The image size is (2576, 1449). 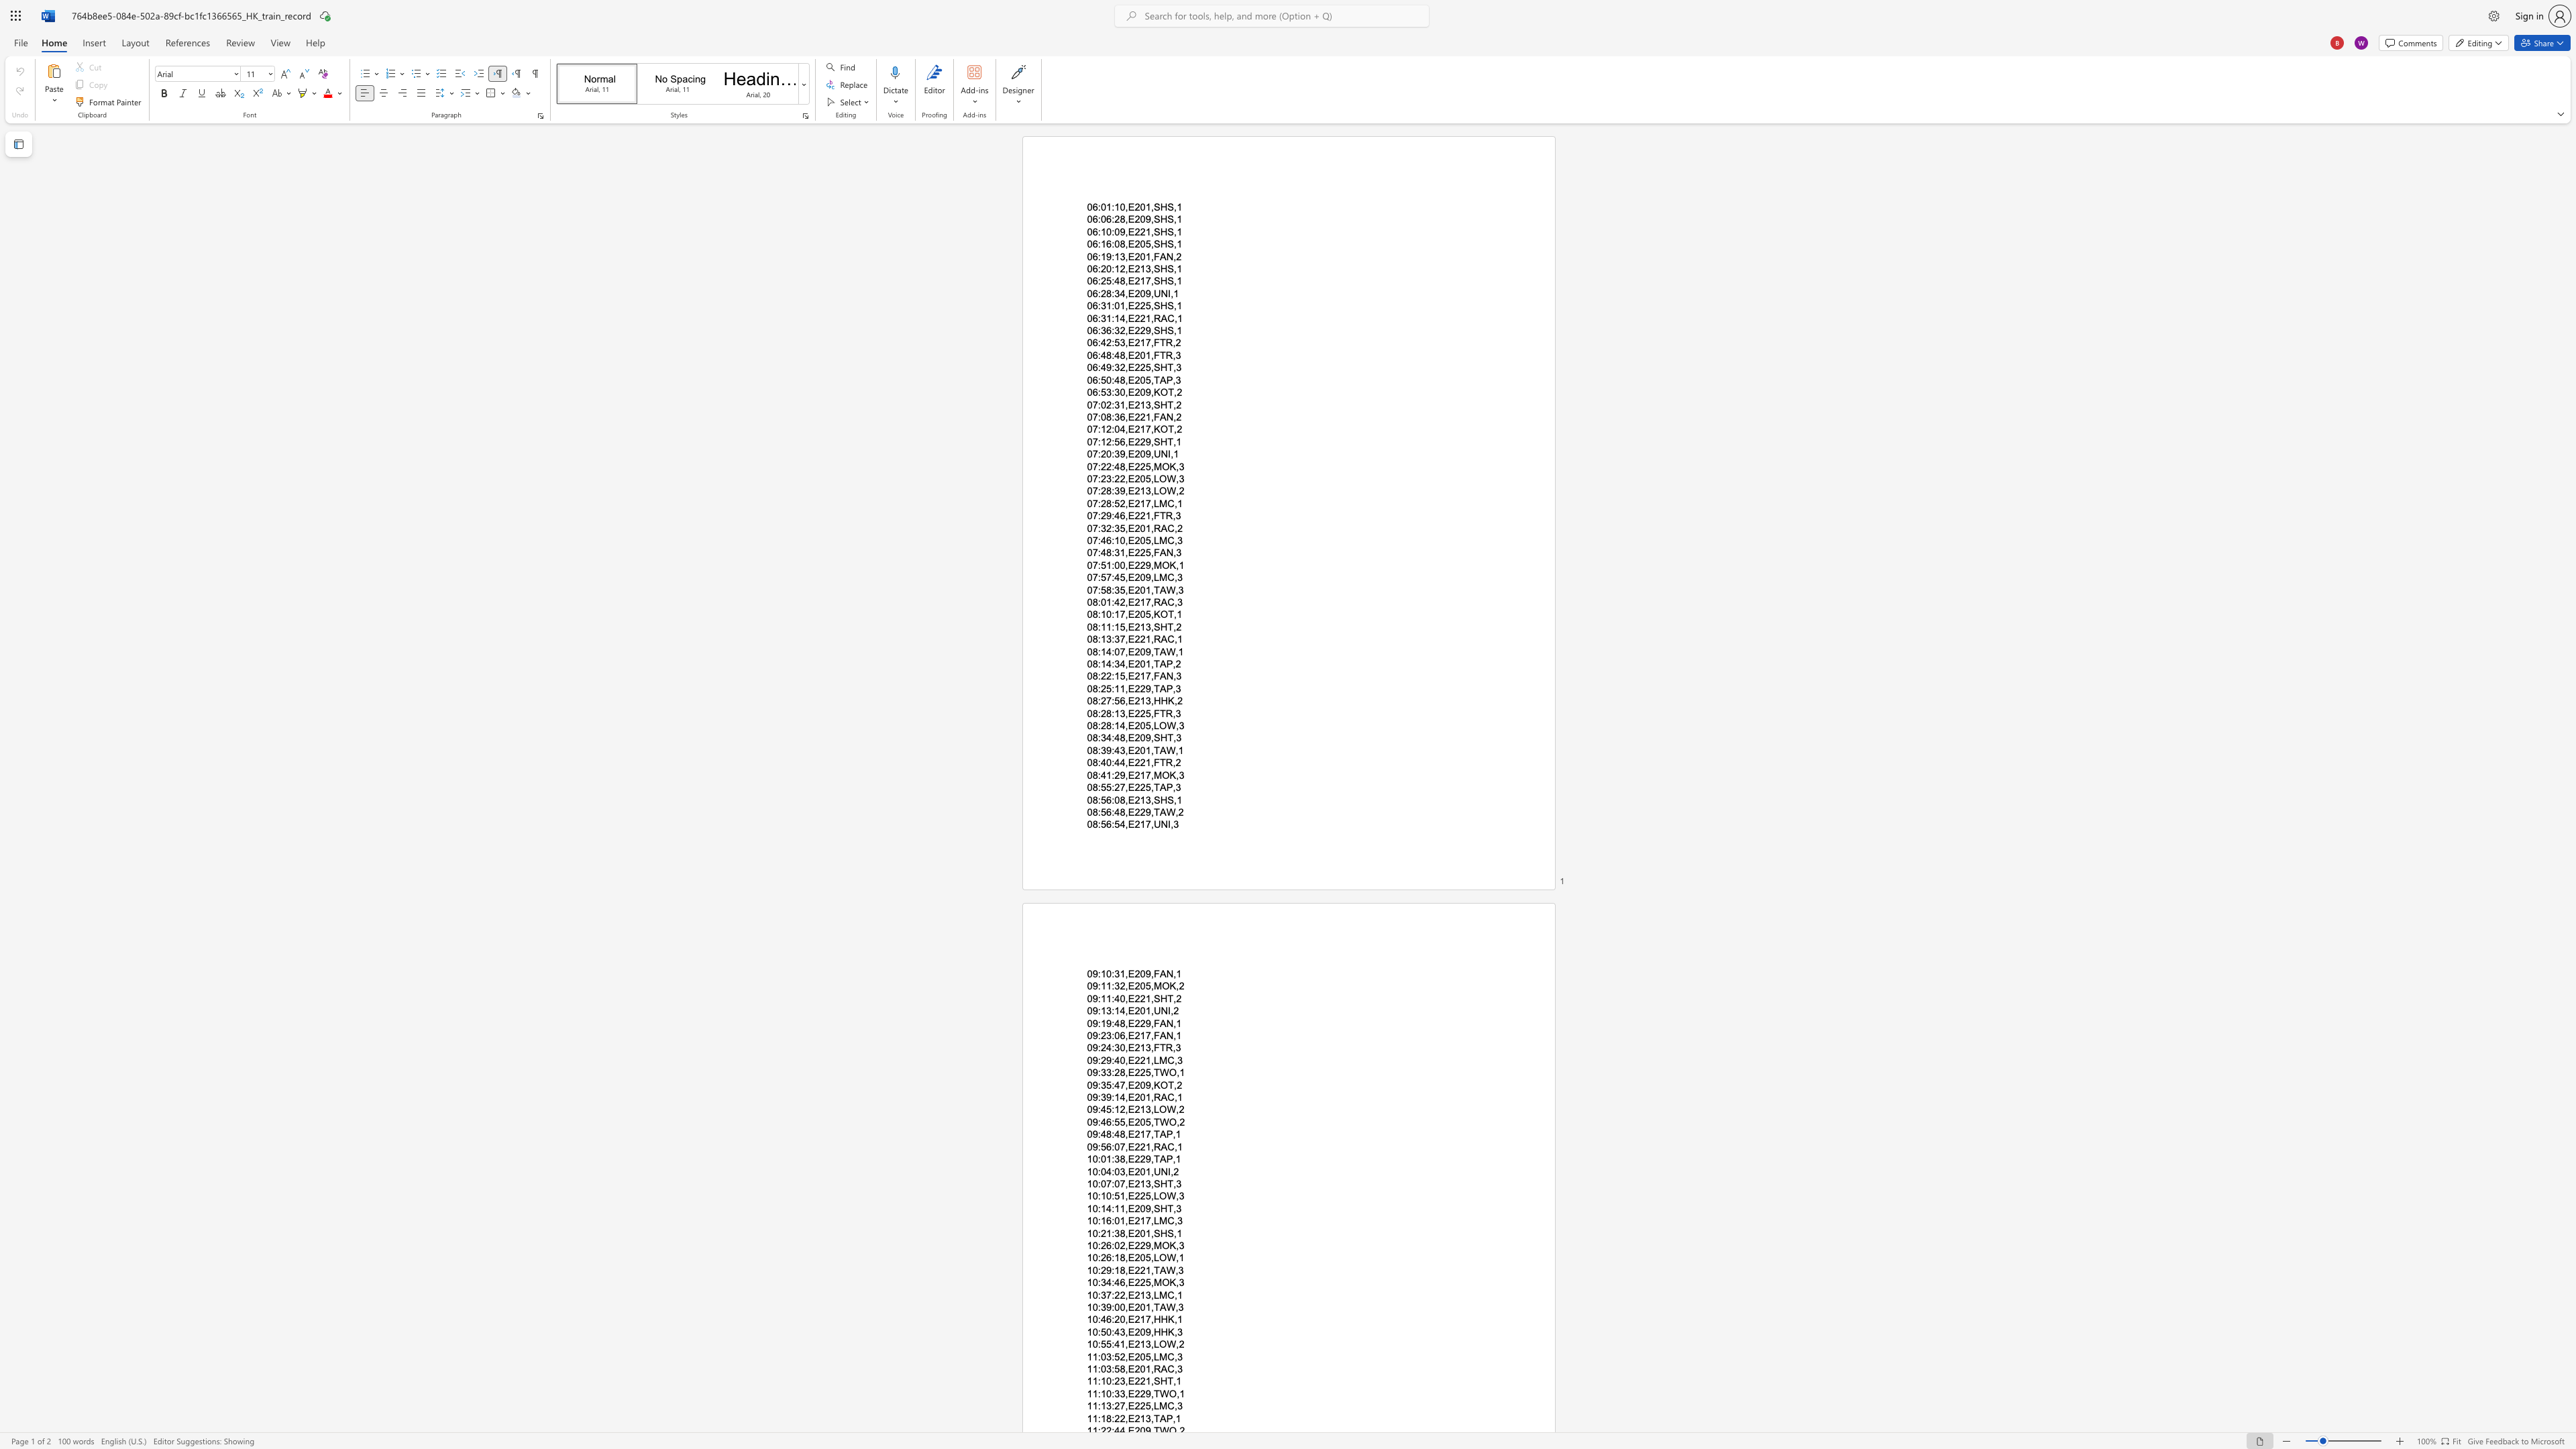 What do you see at coordinates (1111, 1145) in the screenshot?
I see `the space between the continuous character "6" and ":" in the text` at bounding box center [1111, 1145].